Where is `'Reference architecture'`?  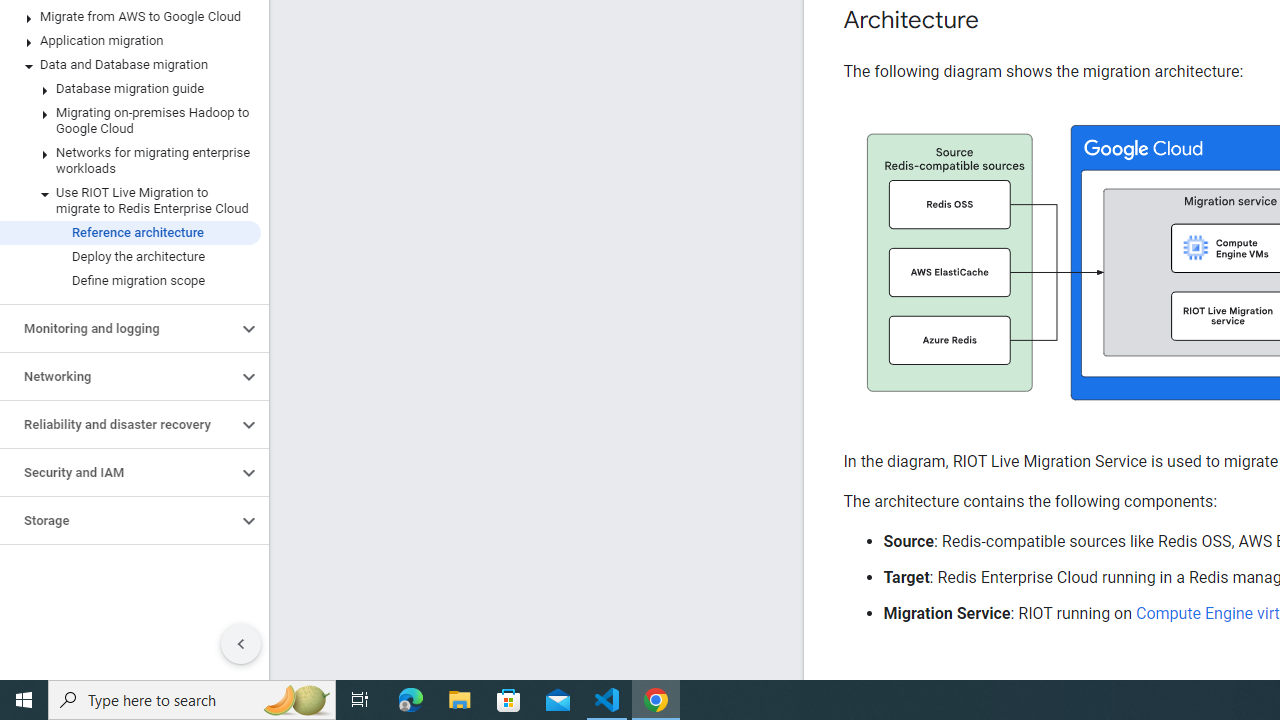 'Reference architecture' is located at coordinates (129, 231).